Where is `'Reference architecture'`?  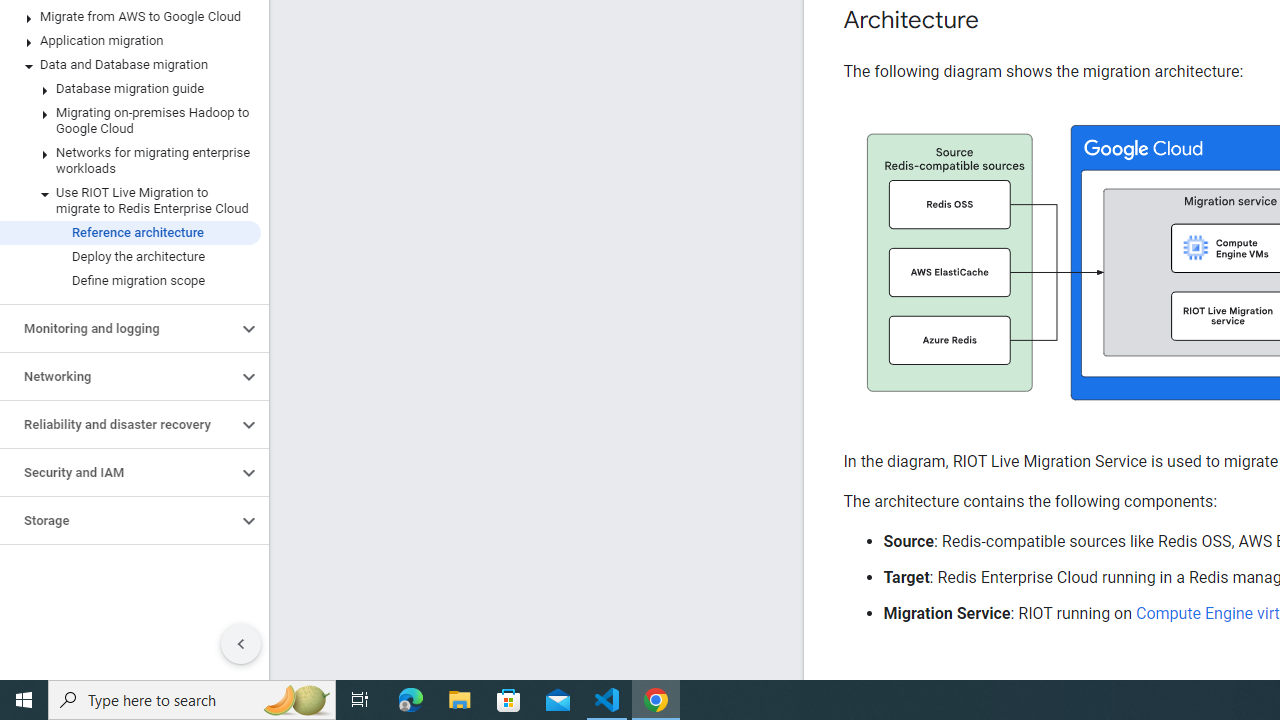 'Reference architecture' is located at coordinates (129, 231).